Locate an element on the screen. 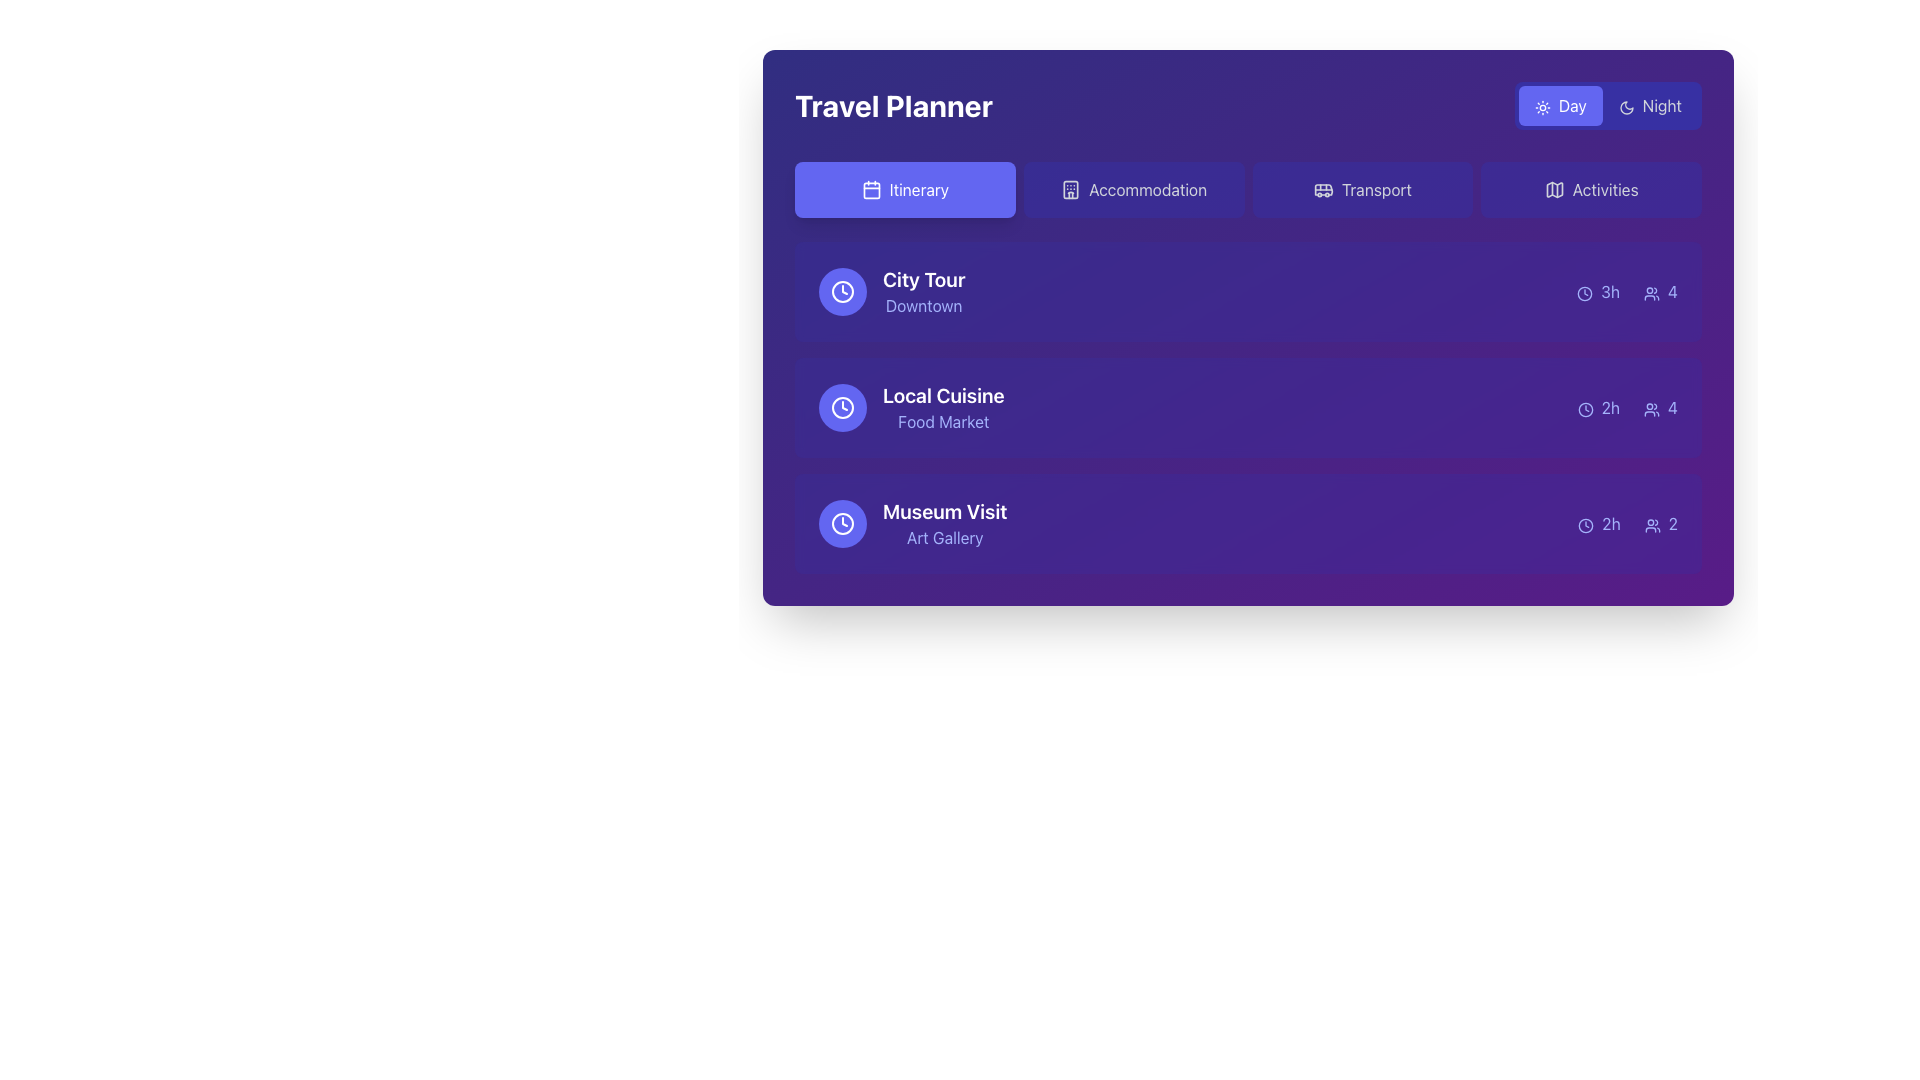  the text label displaying the number '2', which is styled in light purple and positioned to the right of a user icon representing two people is located at coordinates (1661, 523).